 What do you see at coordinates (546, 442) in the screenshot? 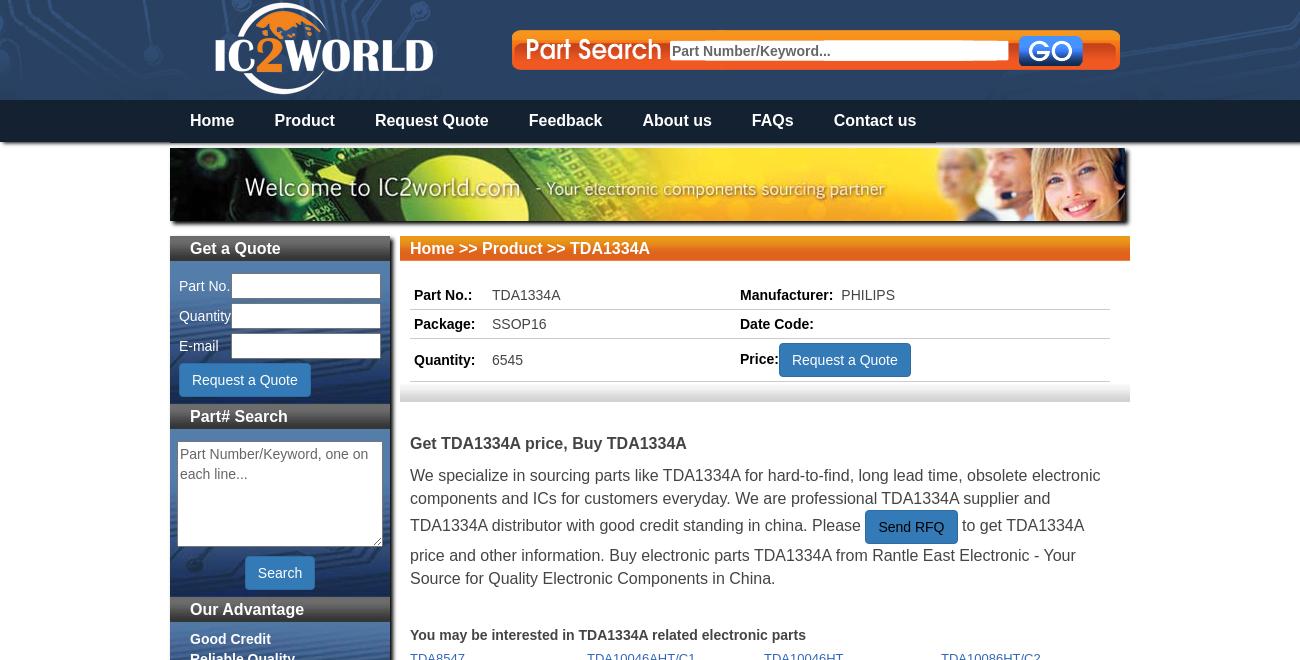
I see `'Get TDA1334A price, Buy TDA1334A'` at bounding box center [546, 442].